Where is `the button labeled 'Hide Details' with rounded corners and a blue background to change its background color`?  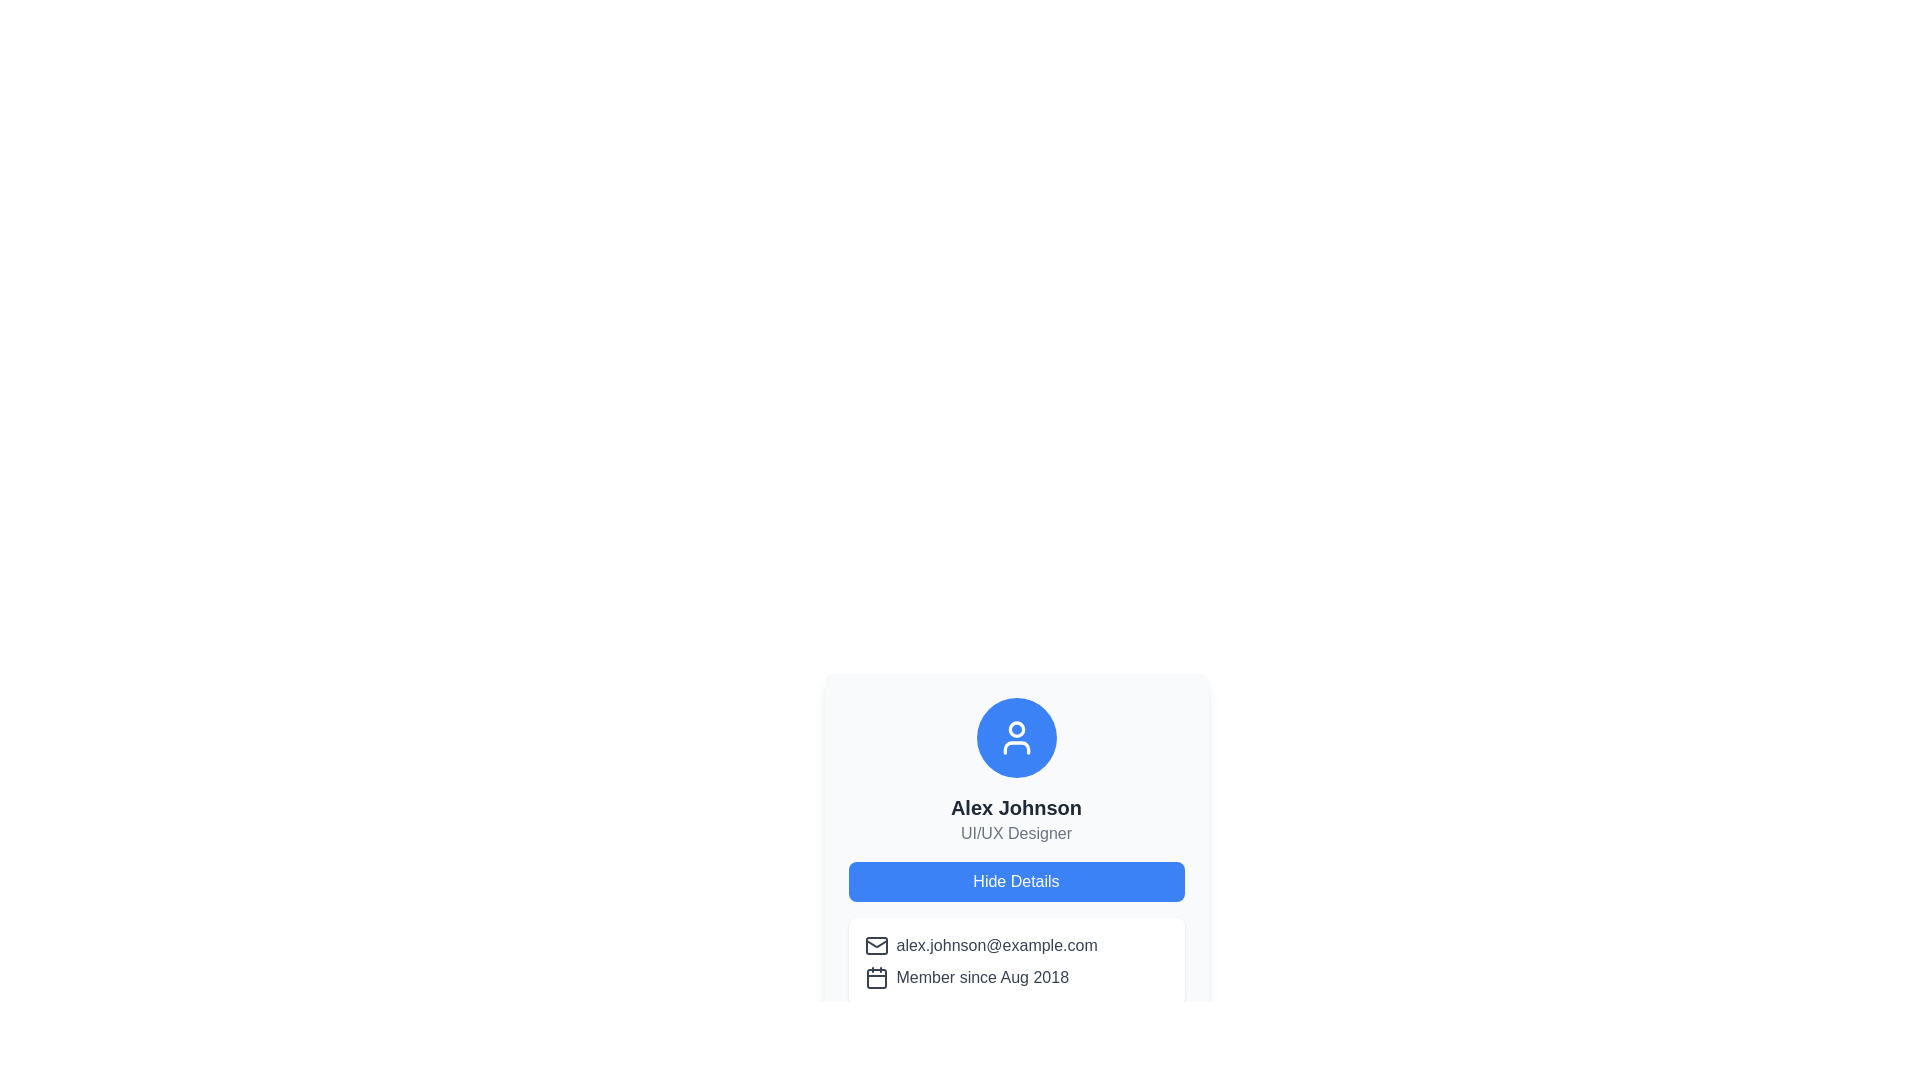 the button labeled 'Hide Details' with rounded corners and a blue background to change its background color is located at coordinates (1016, 881).